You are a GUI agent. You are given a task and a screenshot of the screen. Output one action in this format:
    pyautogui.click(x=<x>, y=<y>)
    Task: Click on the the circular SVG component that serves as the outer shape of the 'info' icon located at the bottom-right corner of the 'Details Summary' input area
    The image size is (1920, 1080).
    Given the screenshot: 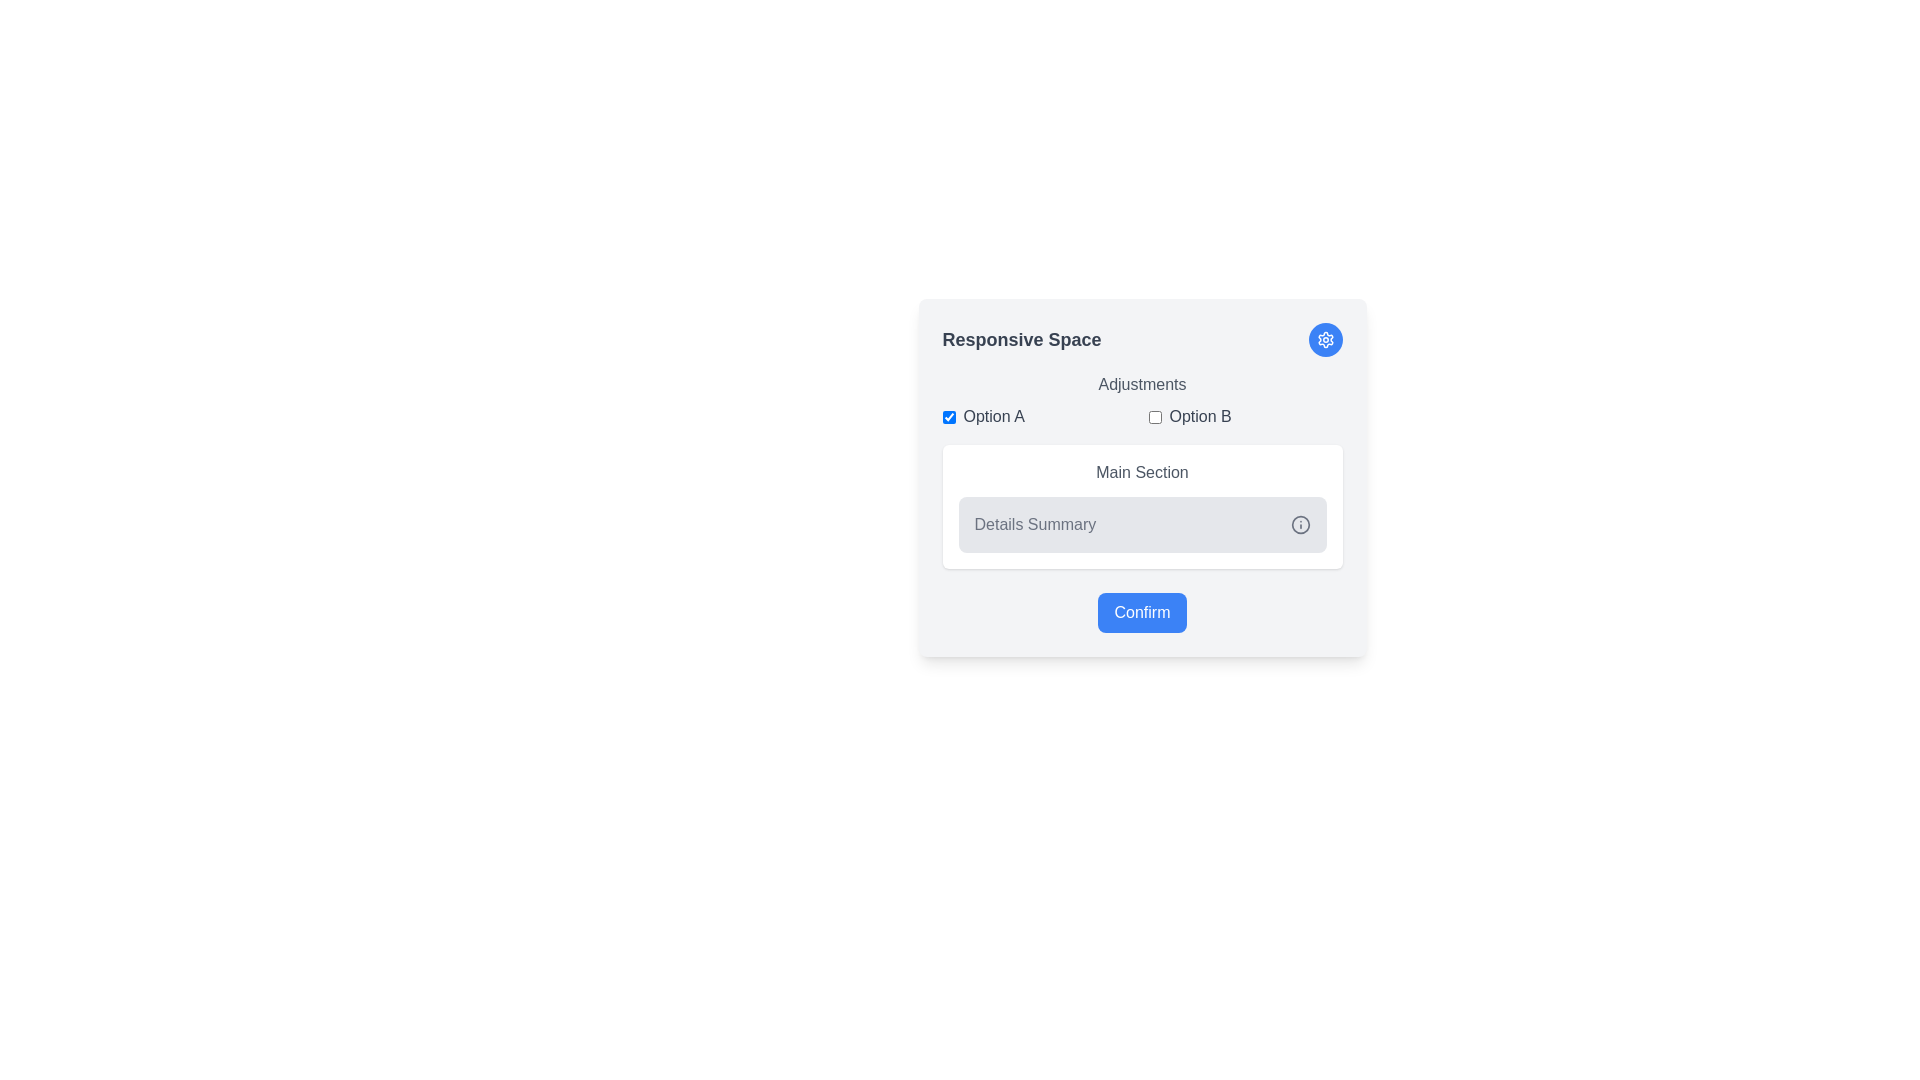 What is the action you would take?
    pyautogui.click(x=1300, y=523)
    